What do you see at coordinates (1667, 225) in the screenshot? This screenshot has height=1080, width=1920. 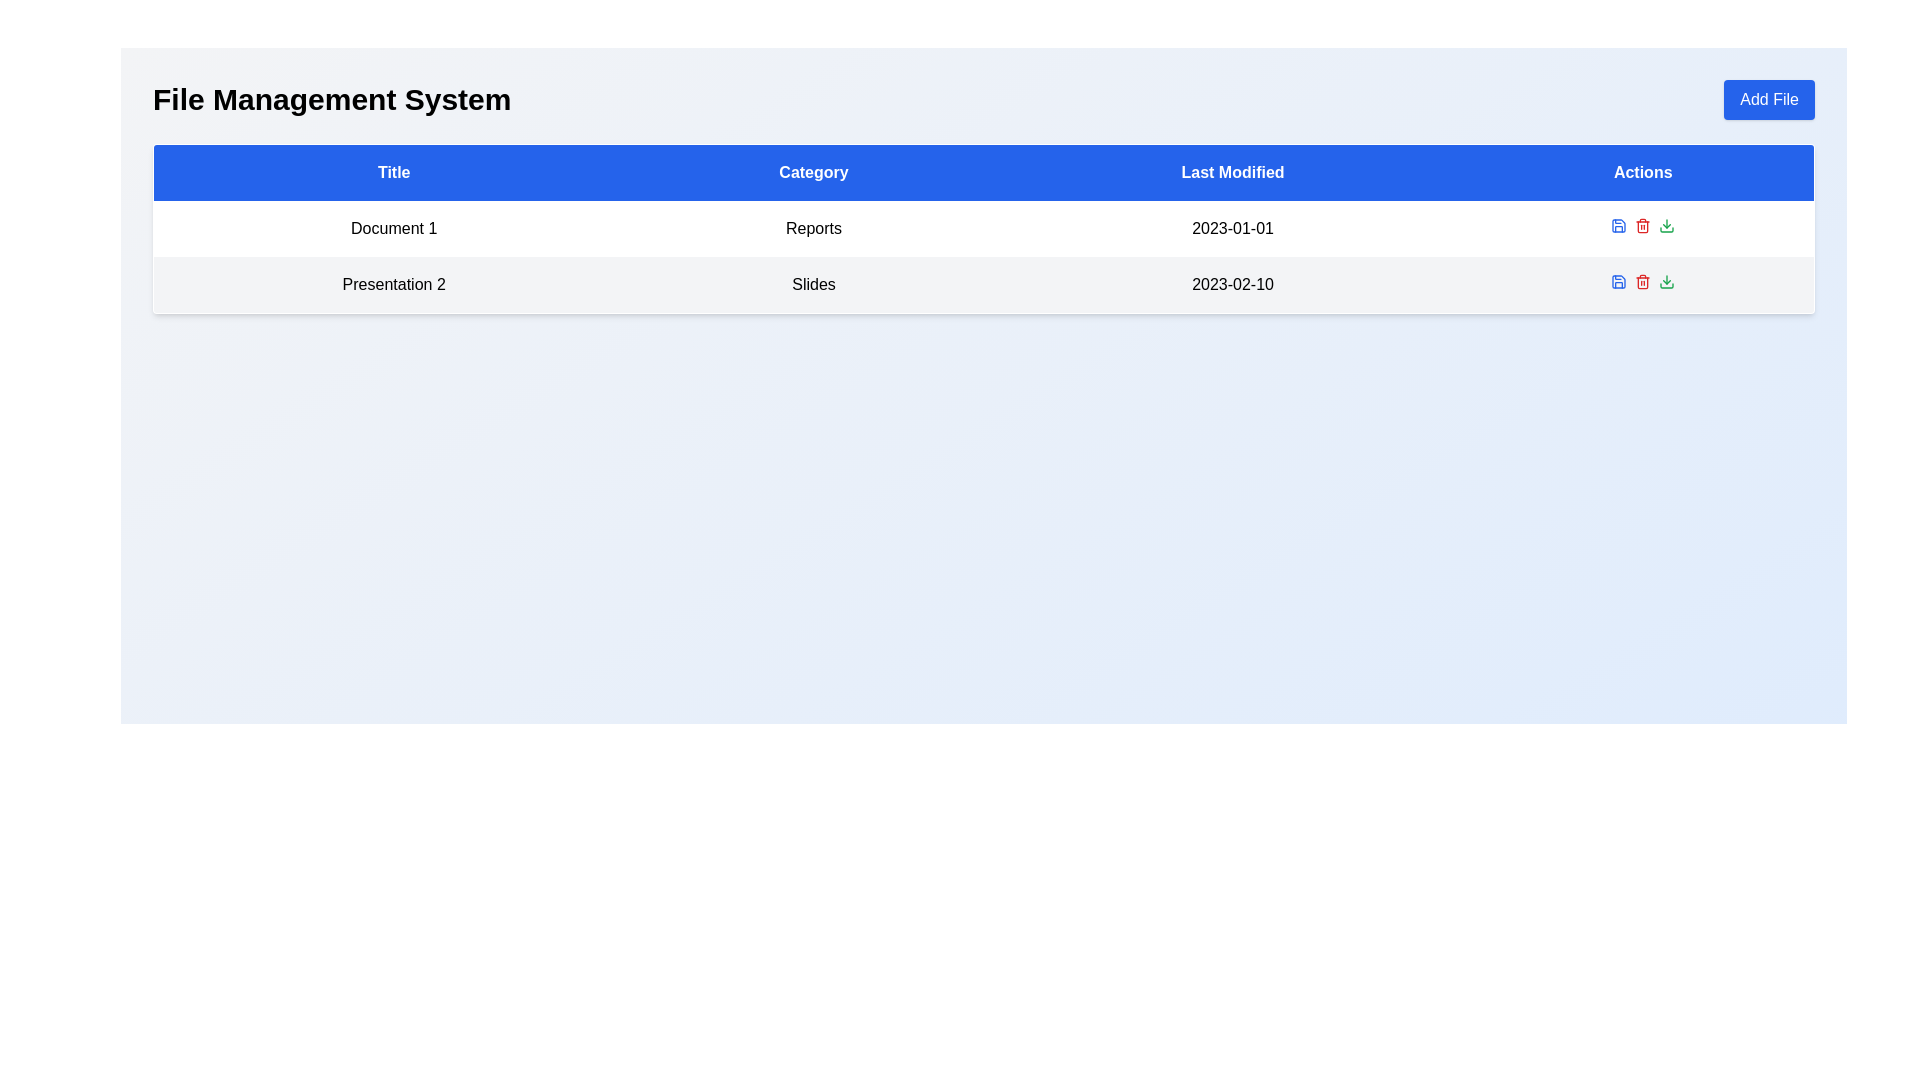 I see `the green downwards-pointing arrow icon in the 'Actions' column of the second row to download the associated file` at bounding box center [1667, 225].